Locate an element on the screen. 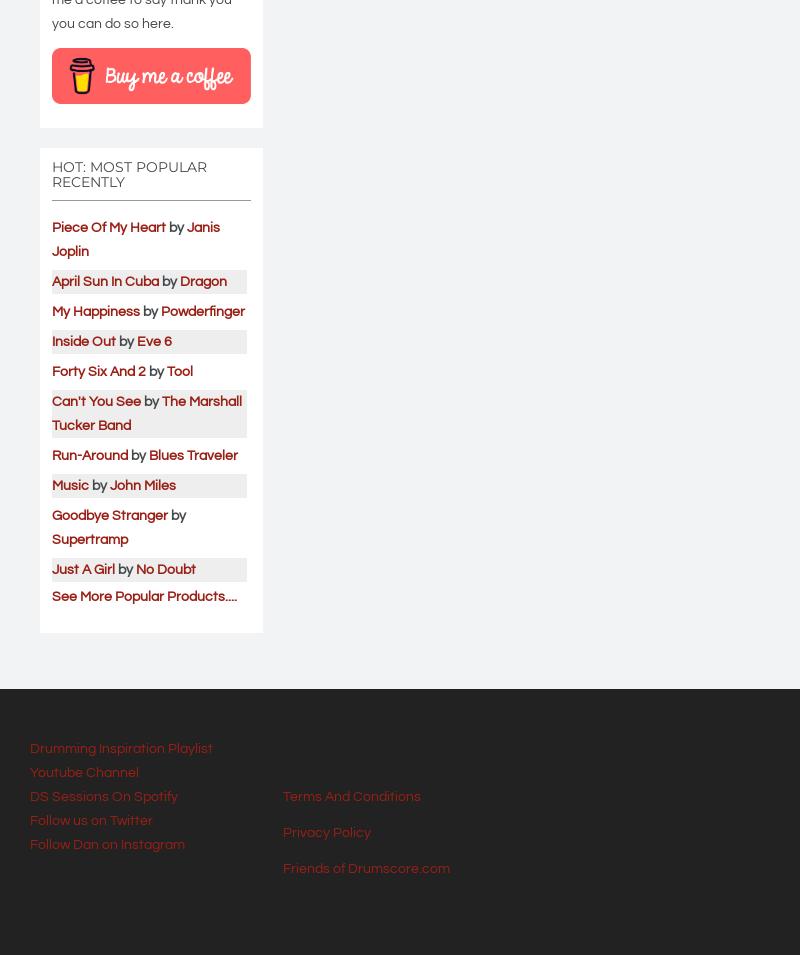 The height and width of the screenshot is (955, 800). 'Follow us on Twitter' is located at coordinates (30, 819).